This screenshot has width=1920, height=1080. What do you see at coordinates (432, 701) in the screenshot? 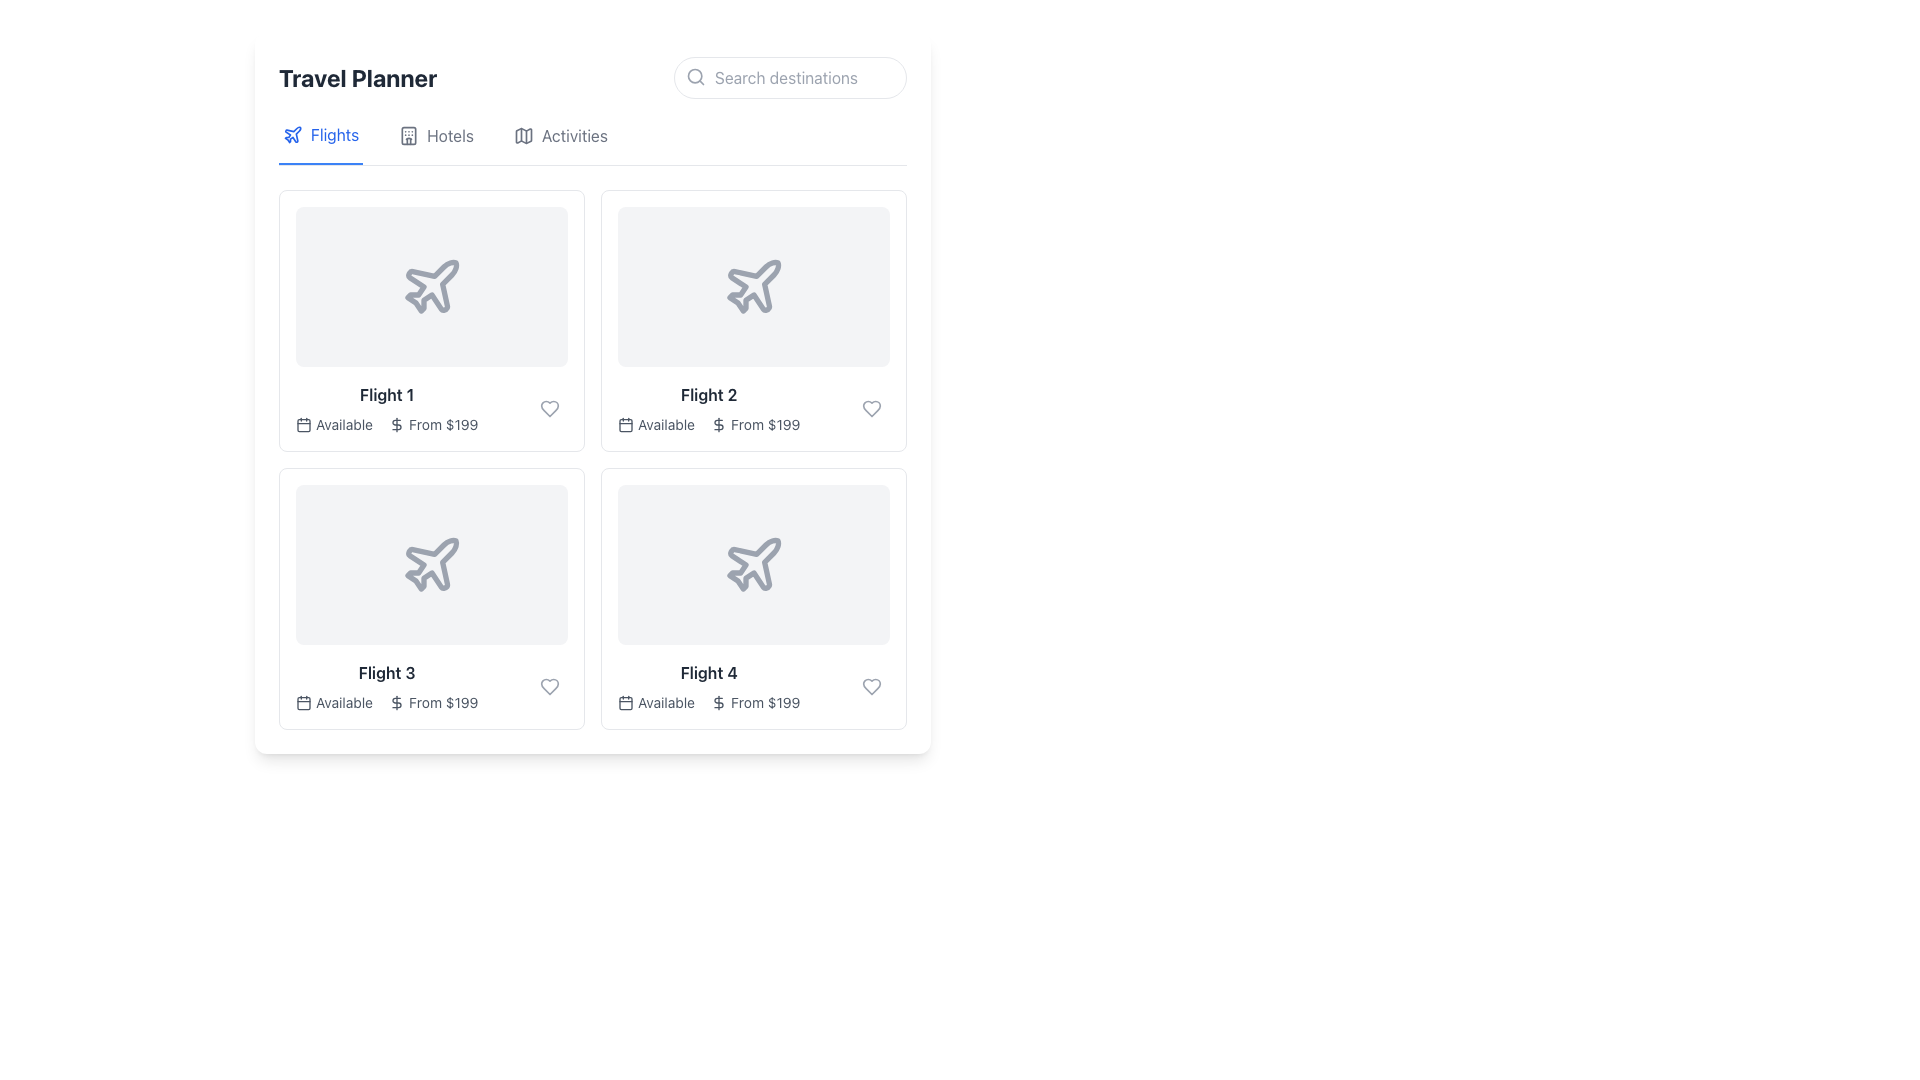
I see `the text element displaying 'From $199' with an accompanying dollar sign icon, located in the bottom section of the 'Flight 3' card, right of the 'Available' status indicator and above the heart icon` at bounding box center [432, 701].